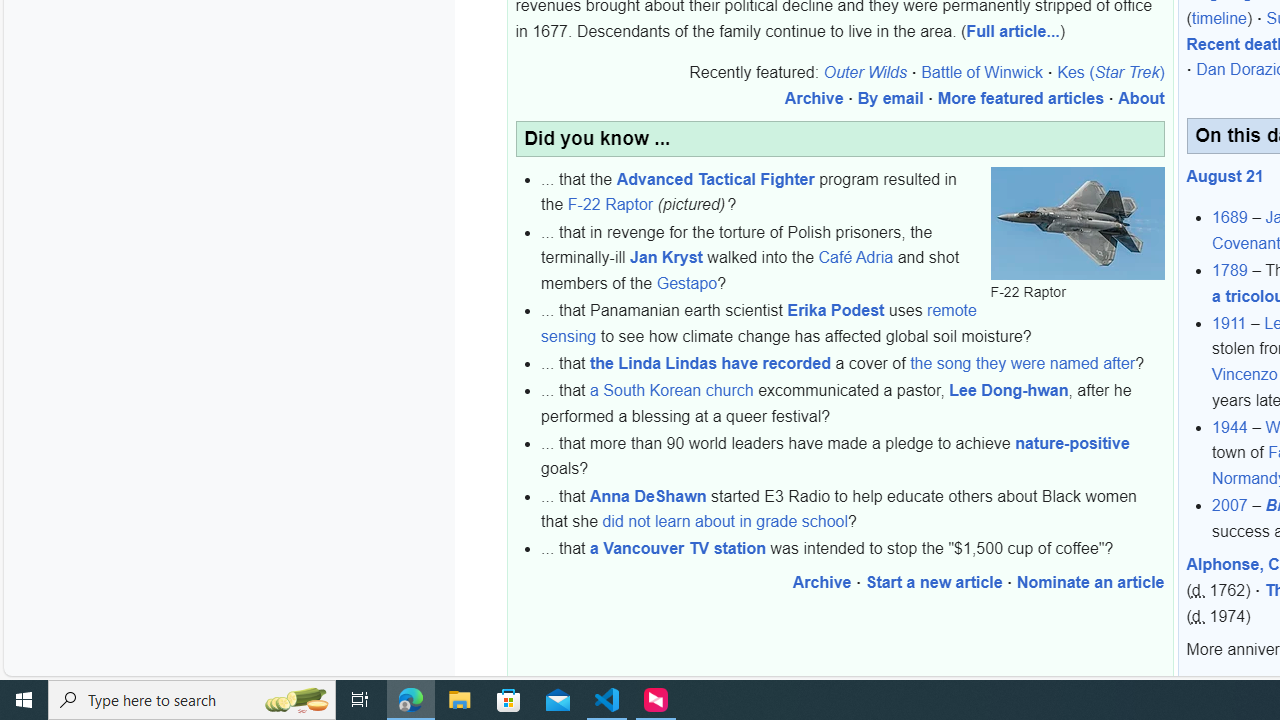 This screenshot has height=720, width=1280. What do you see at coordinates (933, 582) in the screenshot?
I see `'Start a new article'` at bounding box center [933, 582].